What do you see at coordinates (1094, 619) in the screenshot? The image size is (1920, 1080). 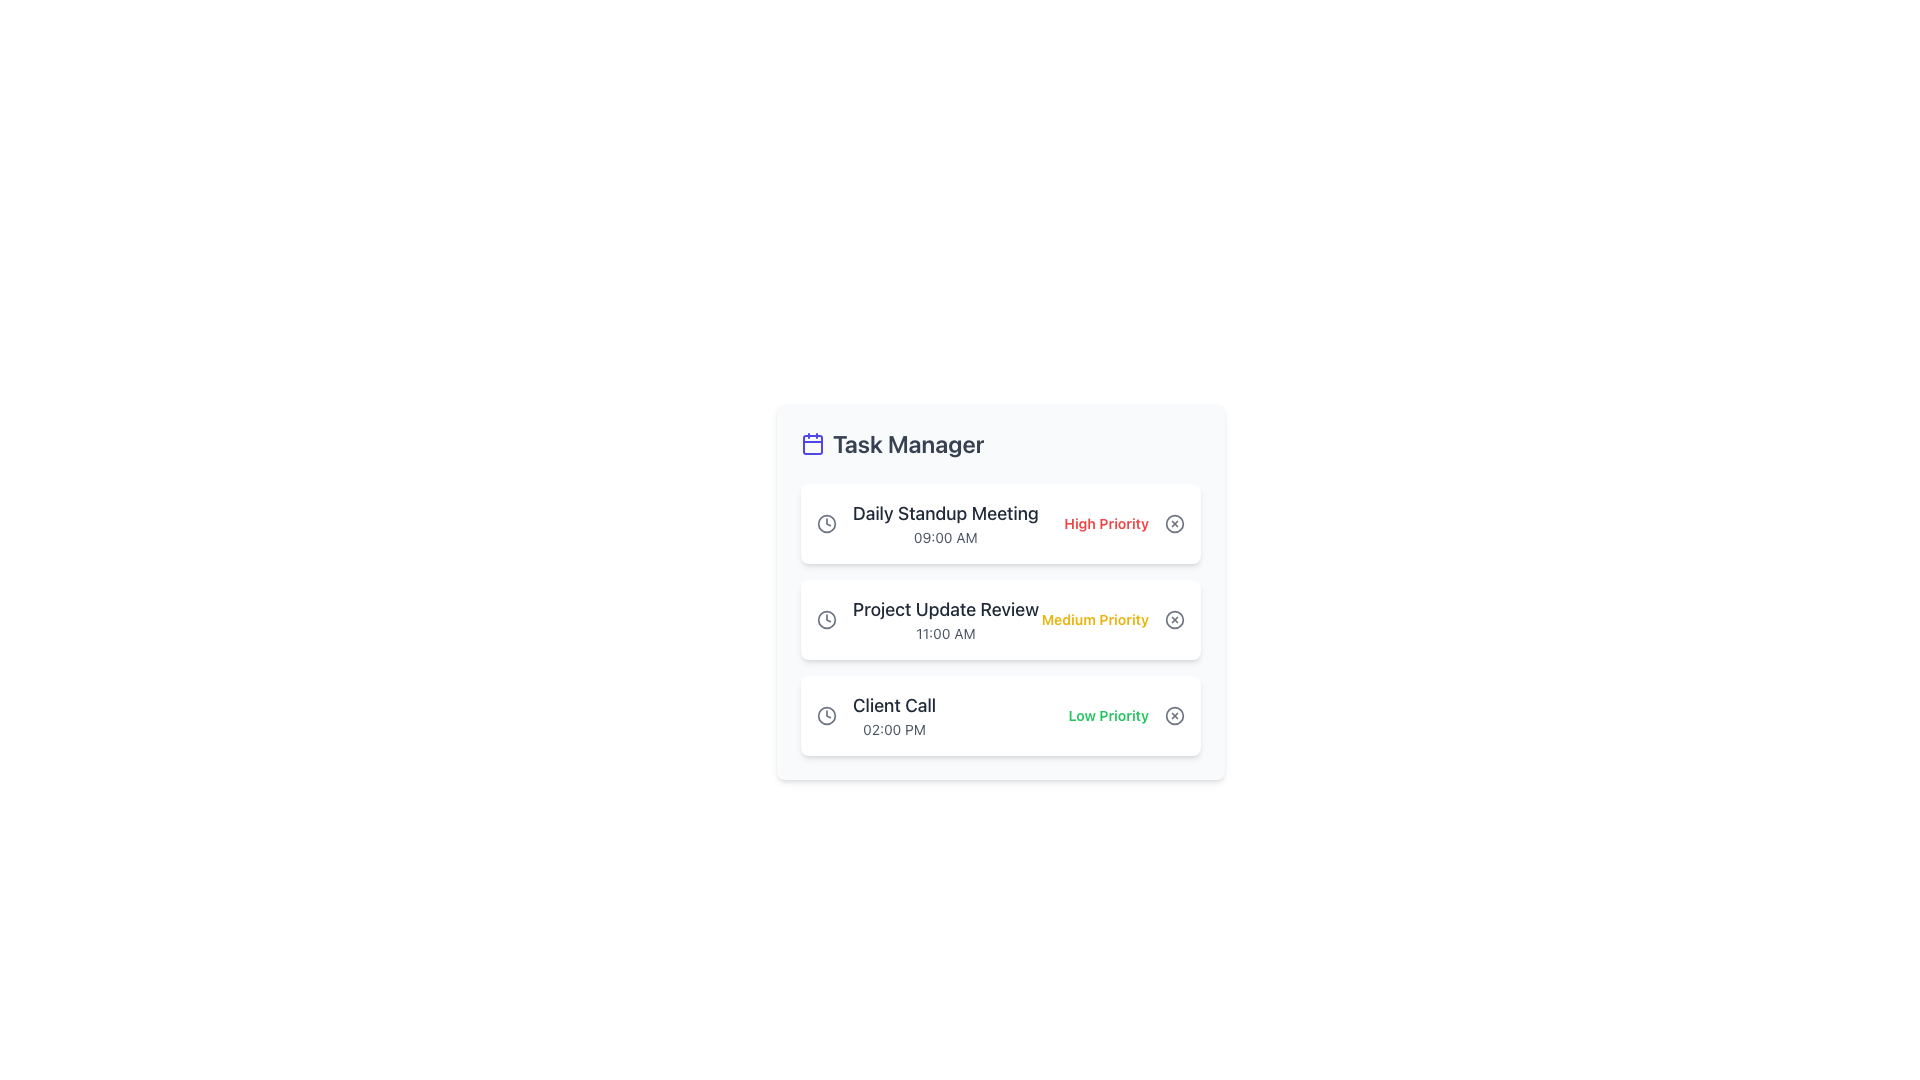 I see `the medium urgency Text label located to the right of the task title 'Project Update Review' in the task management interface` at bounding box center [1094, 619].